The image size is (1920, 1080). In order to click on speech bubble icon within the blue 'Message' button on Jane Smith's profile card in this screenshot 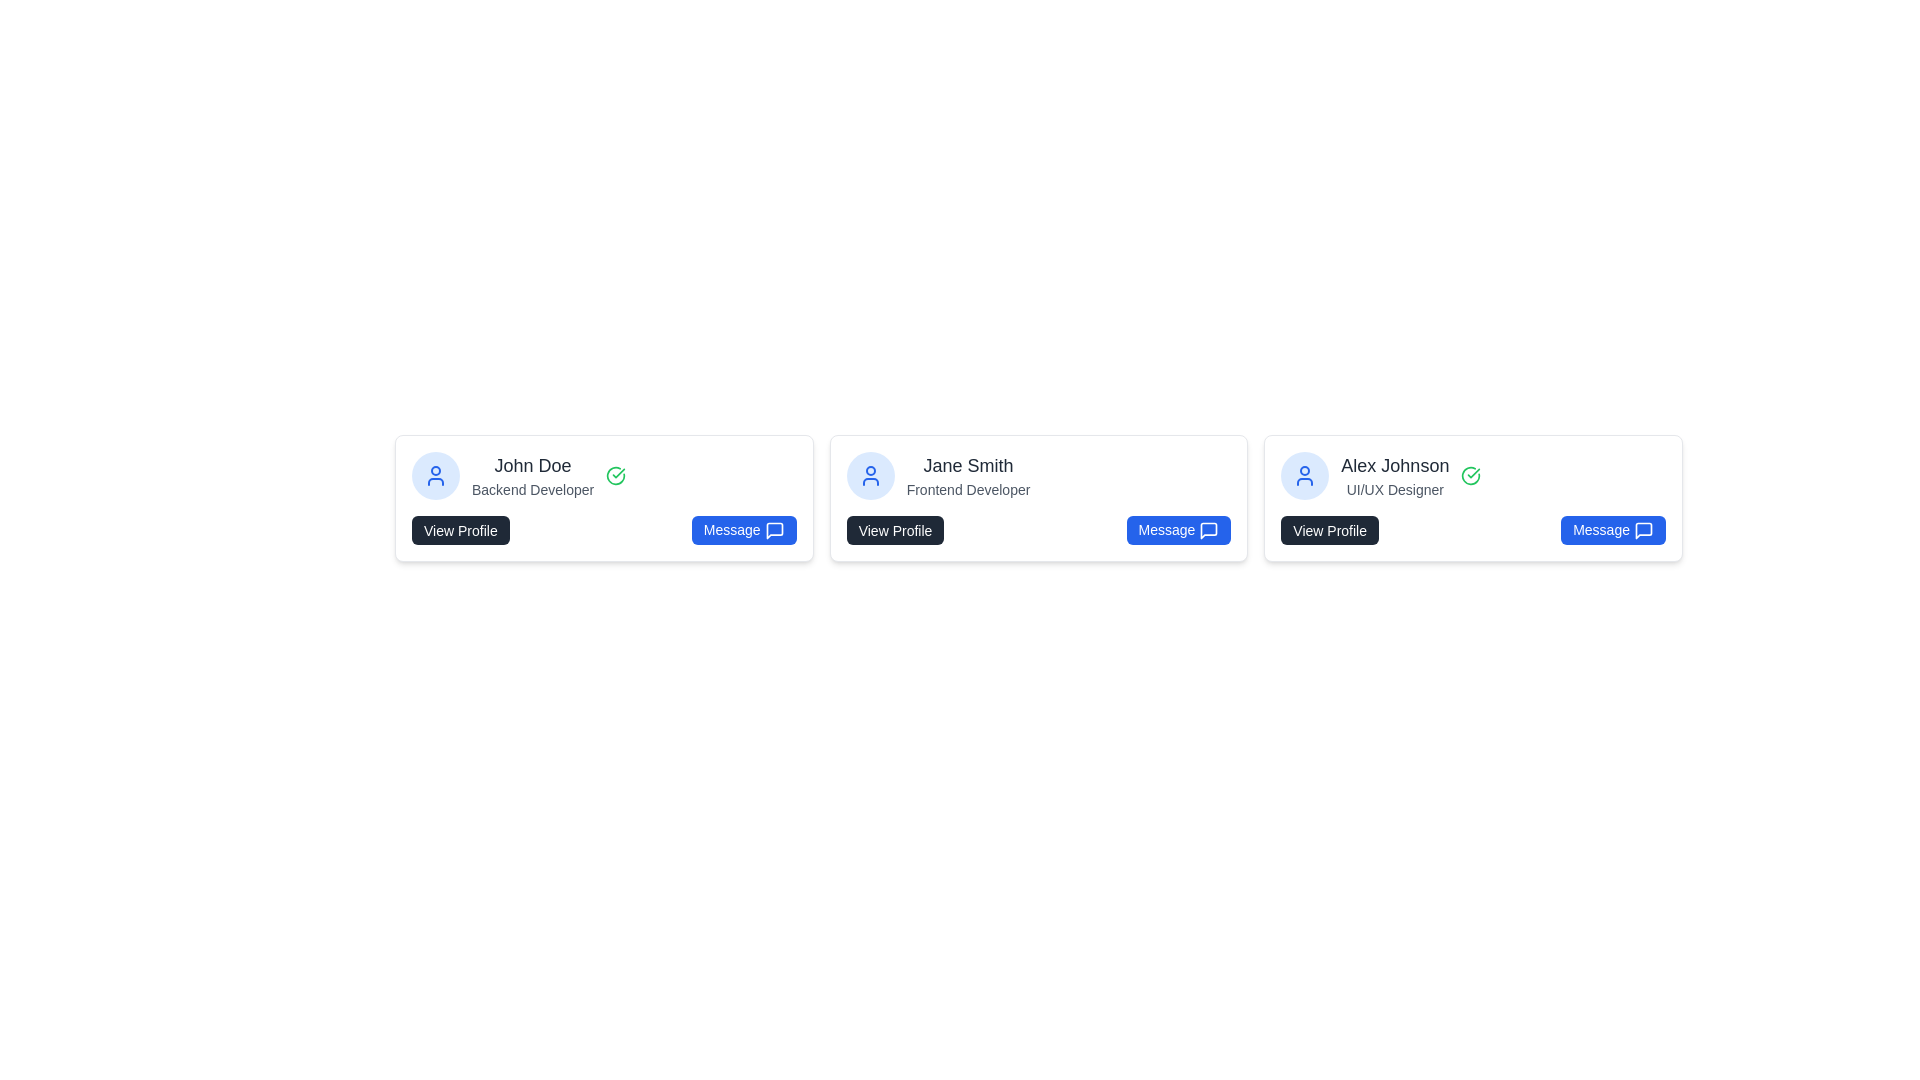, I will do `click(1208, 530)`.